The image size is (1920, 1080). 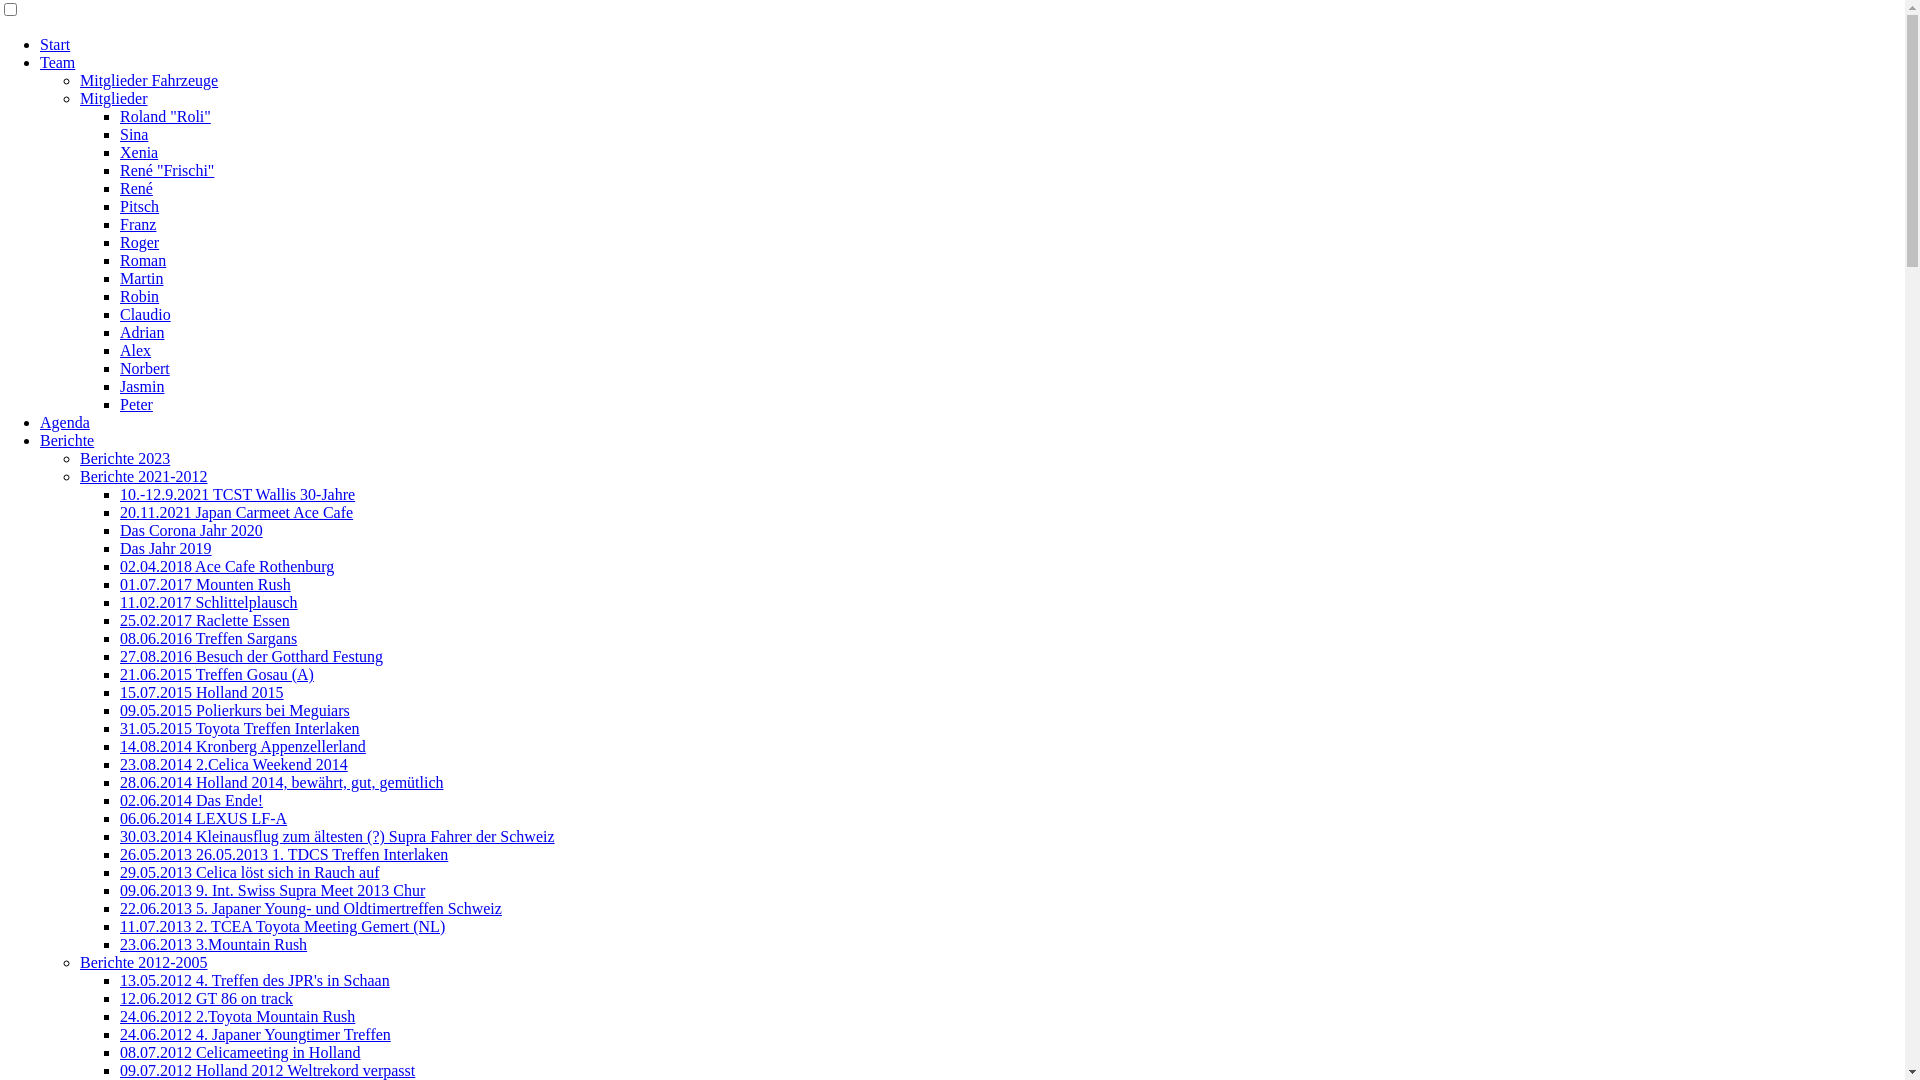 I want to click on '24.06.2012 4. Japaner Youngtimer Treffen', so click(x=254, y=1034).